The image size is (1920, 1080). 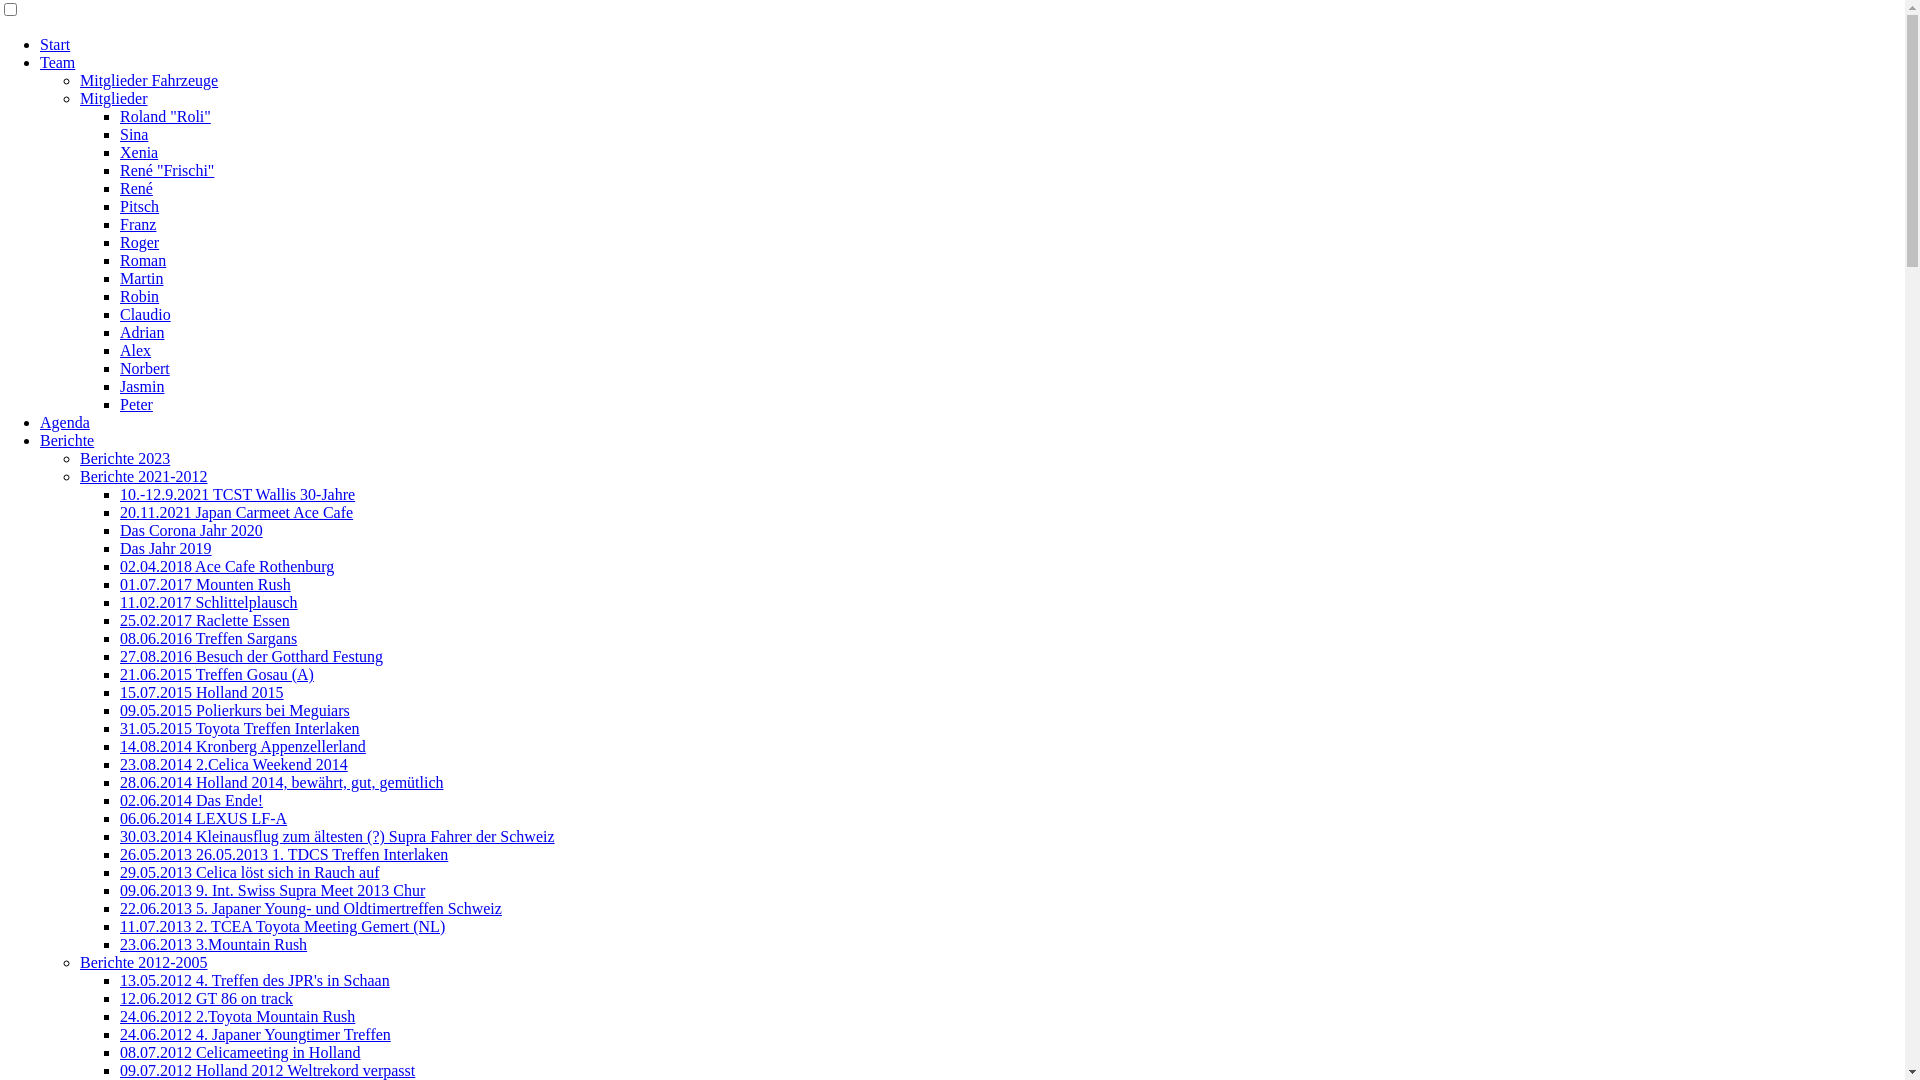 I want to click on '24.06.2012 4. Japaner Youngtimer Treffen', so click(x=254, y=1034).